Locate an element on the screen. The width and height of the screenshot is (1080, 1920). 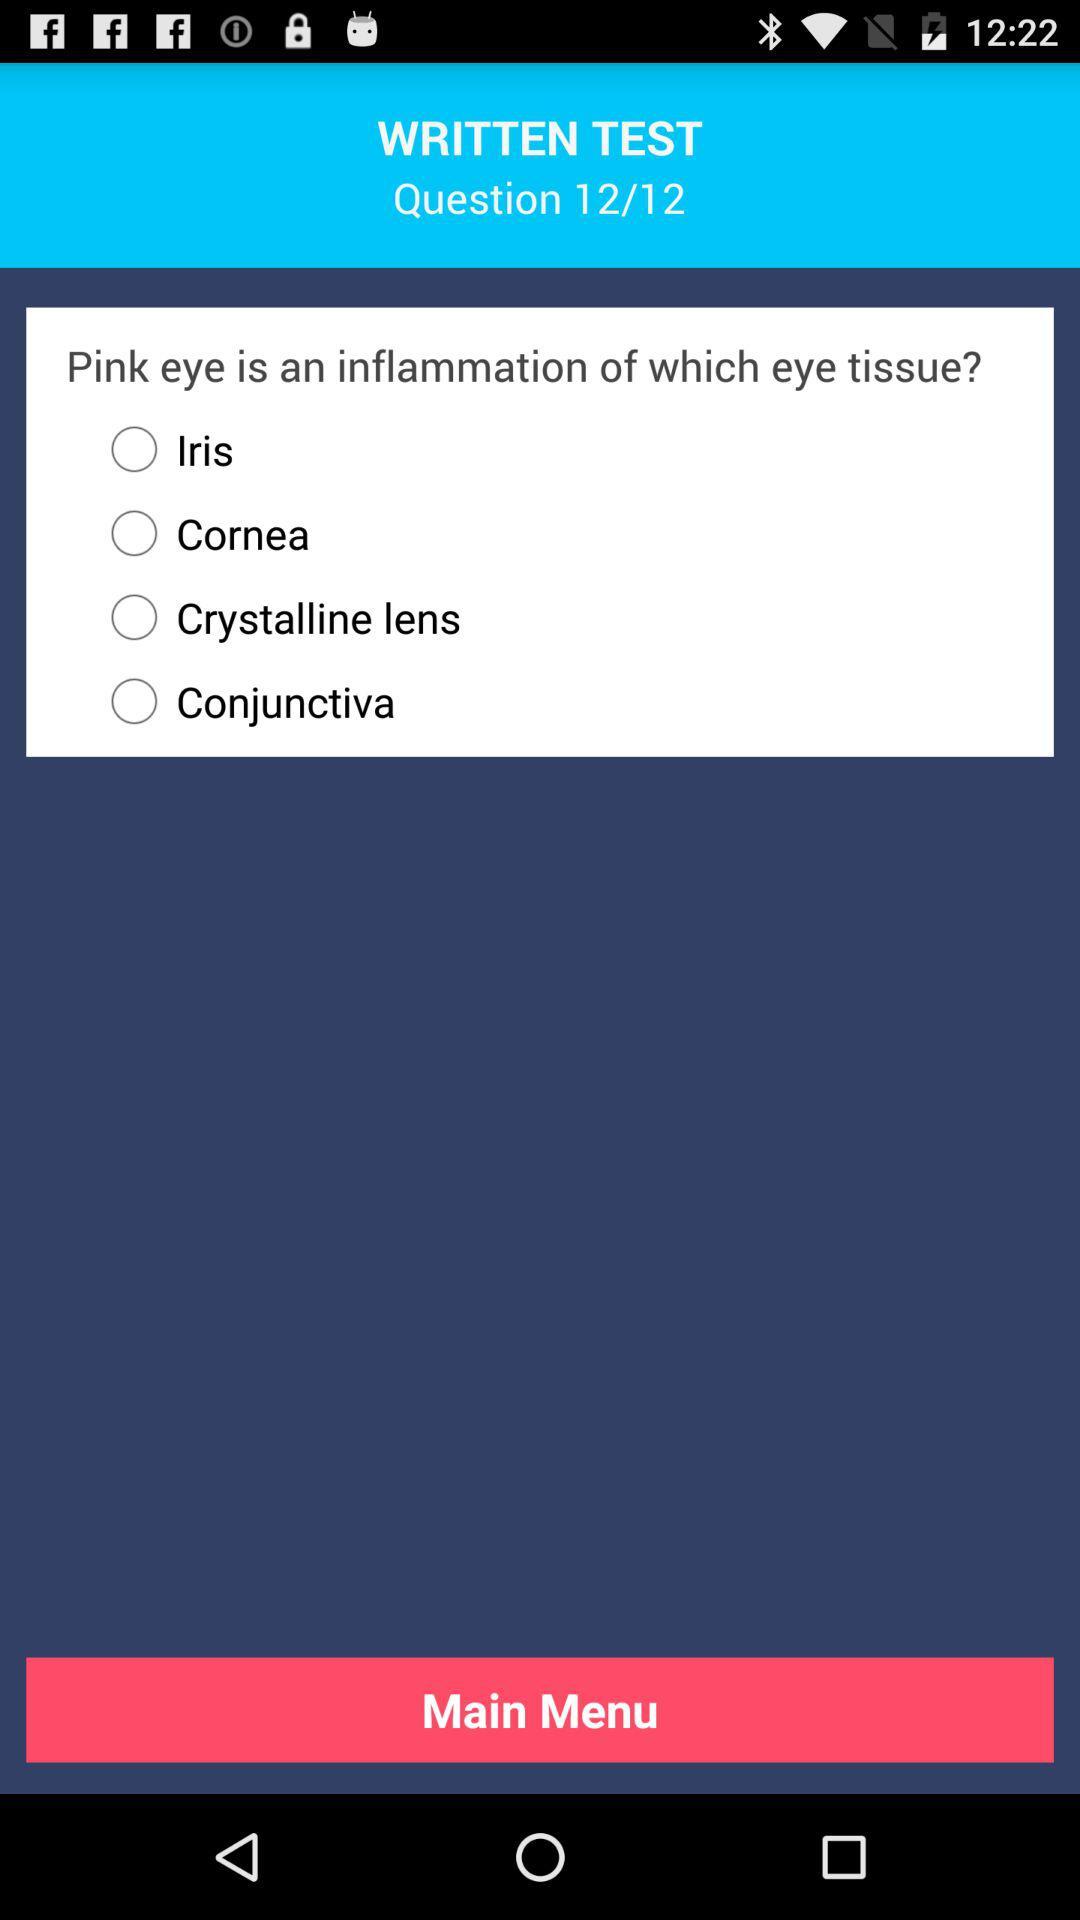
the main menu button is located at coordinates (540, 1708).